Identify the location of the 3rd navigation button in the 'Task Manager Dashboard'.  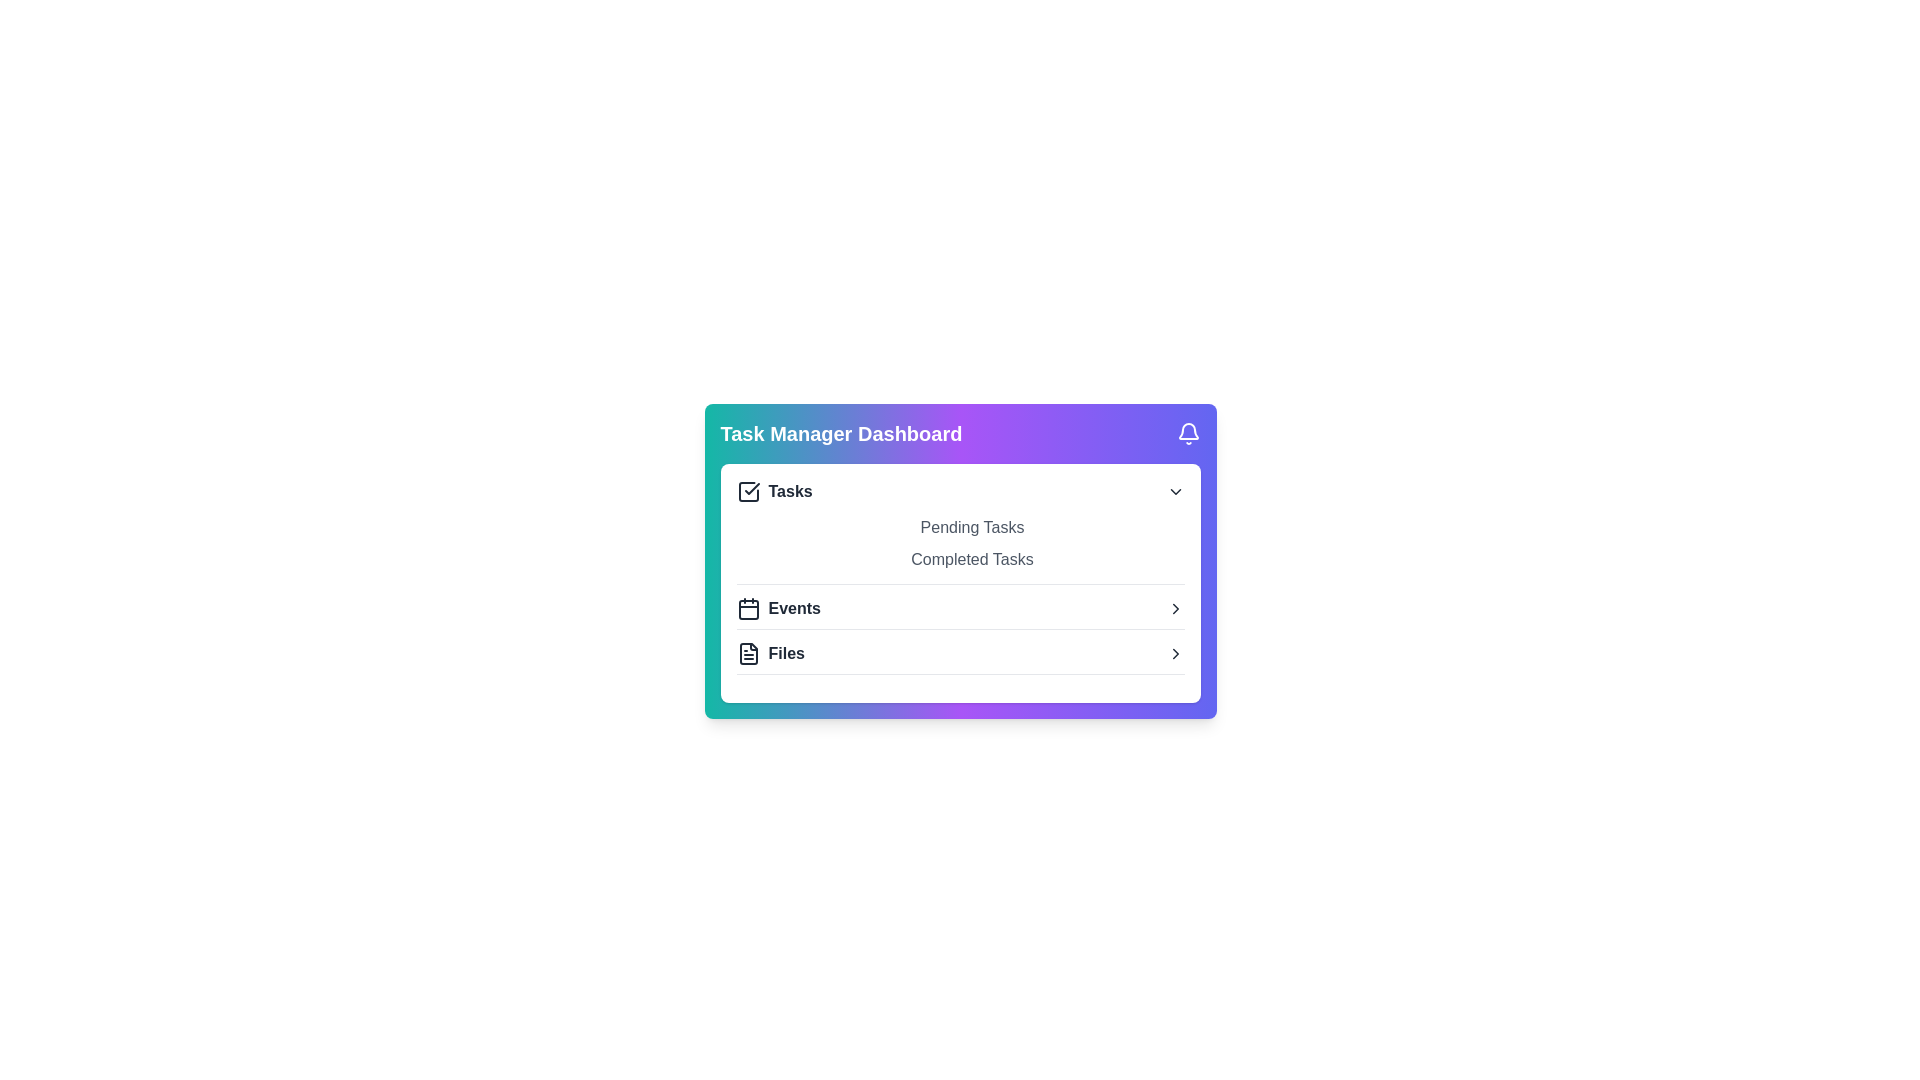
(960, 612).